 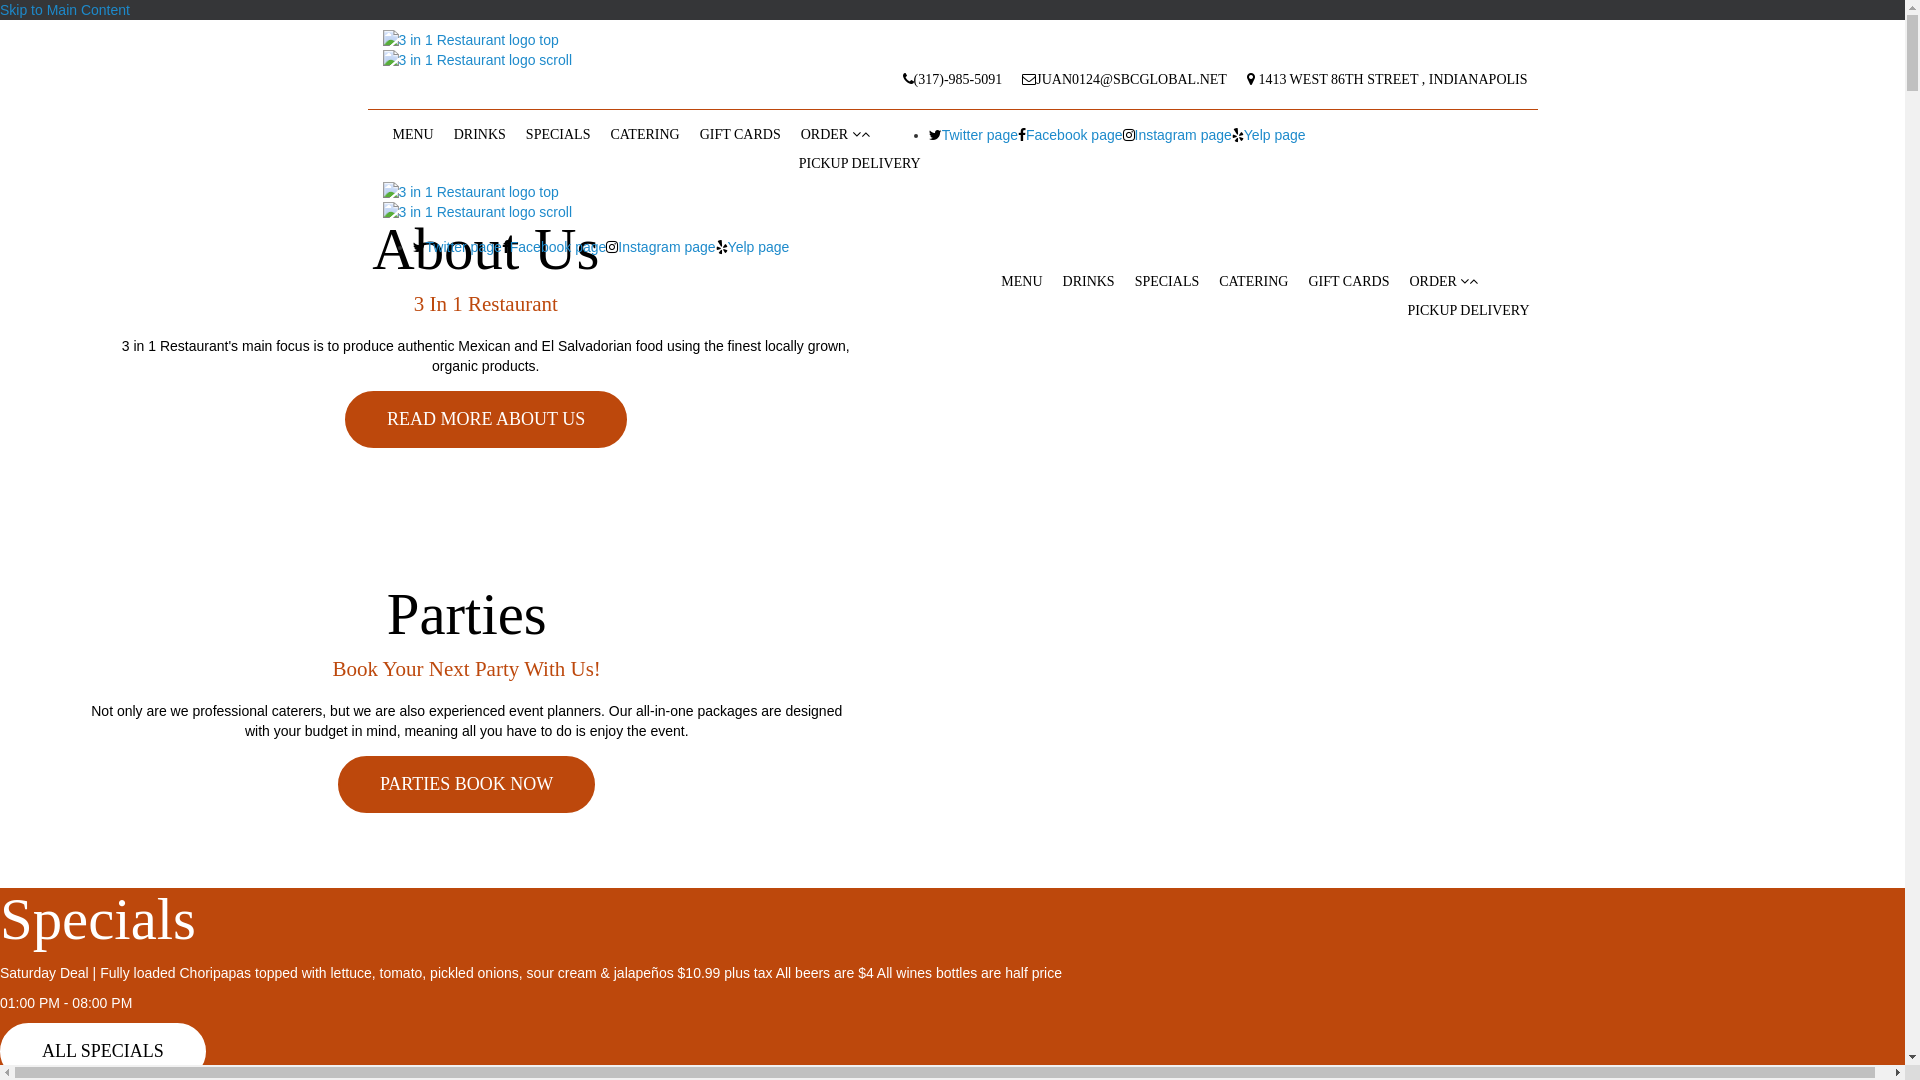 What do you see at coordinates (455, 245) in the screenshot?
I see `'Twitter page'` at bounding box center [455, 245].